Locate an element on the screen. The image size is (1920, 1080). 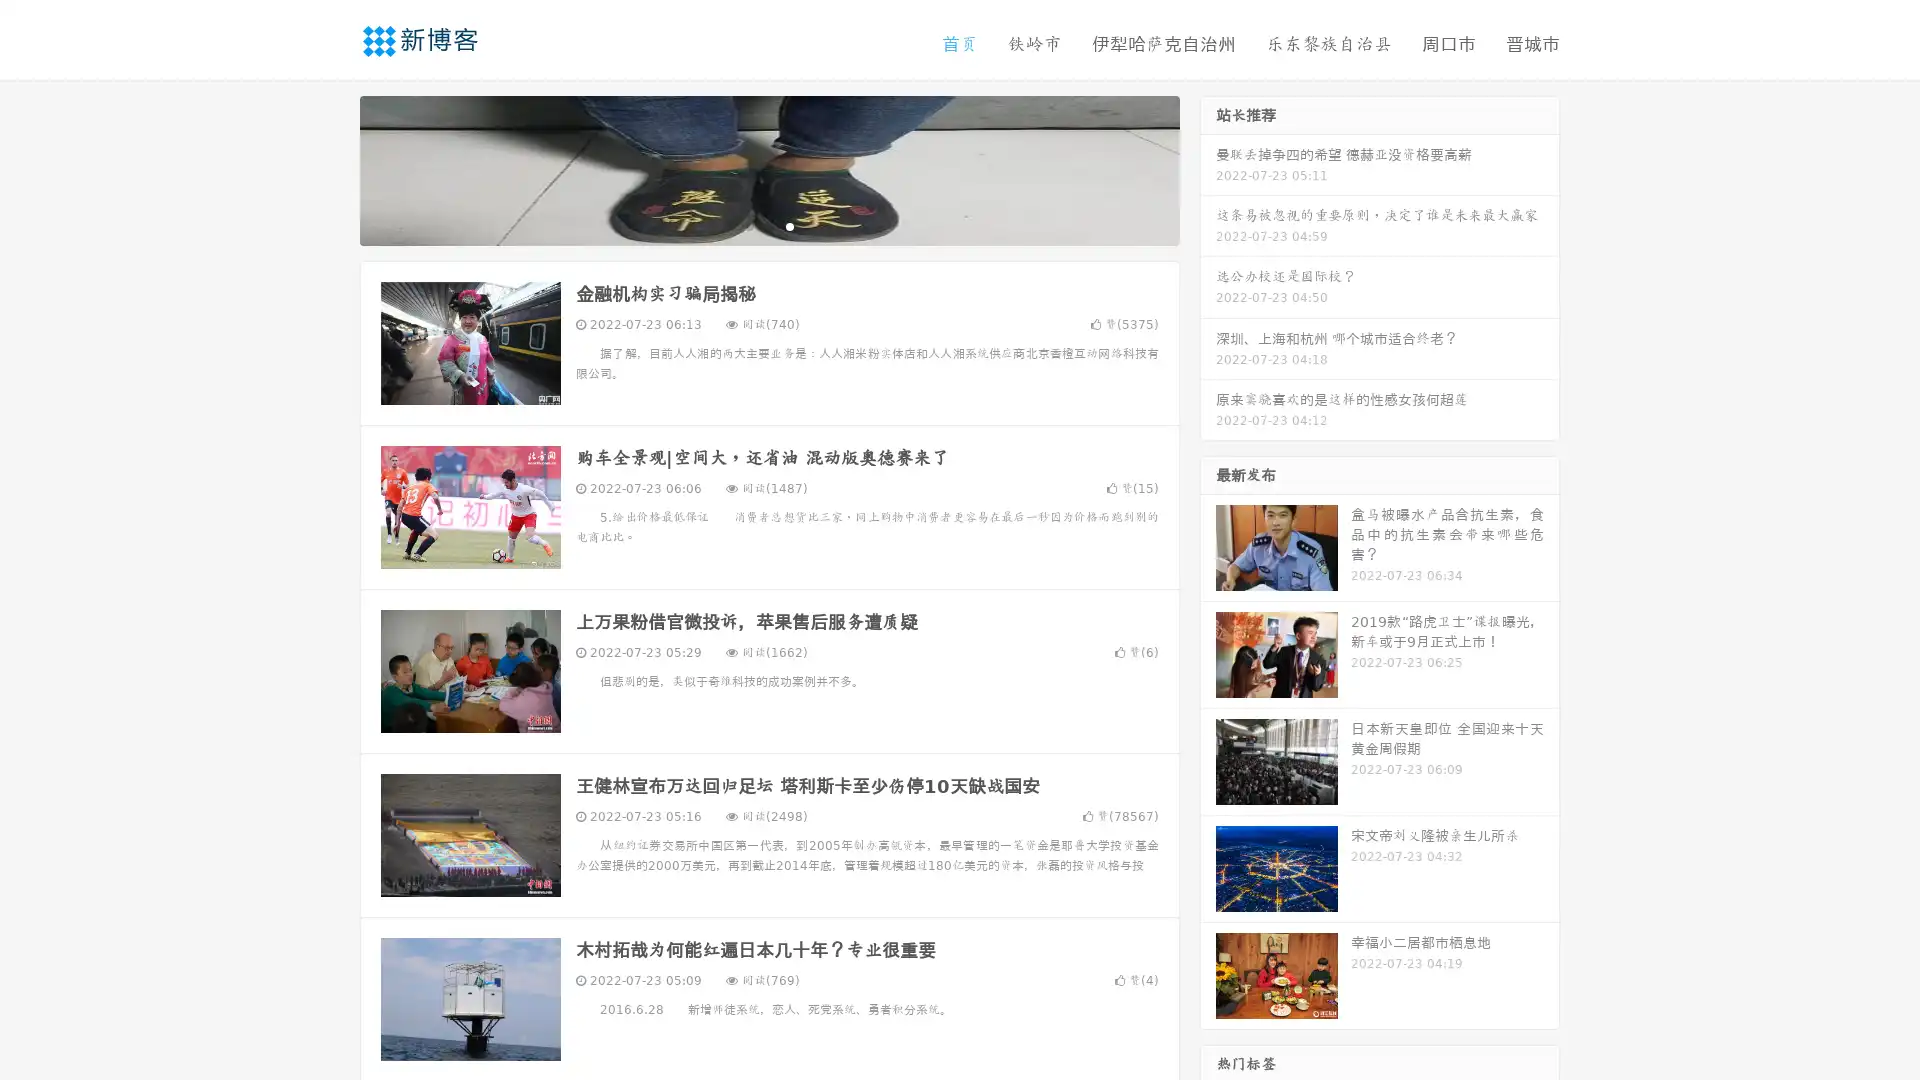
Next slide is located at coordinates (1208, 168).